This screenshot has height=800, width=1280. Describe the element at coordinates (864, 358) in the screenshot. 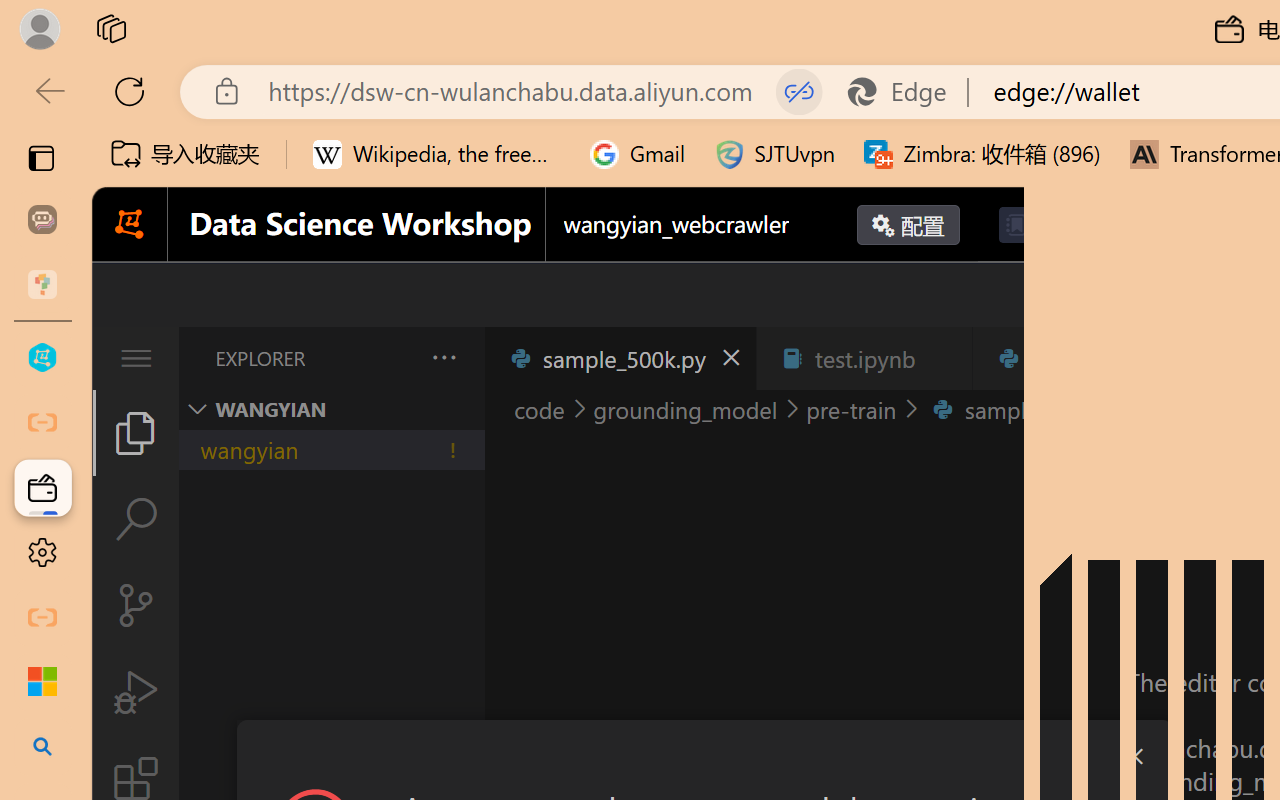

I see `'test.ipynb'` at that location.